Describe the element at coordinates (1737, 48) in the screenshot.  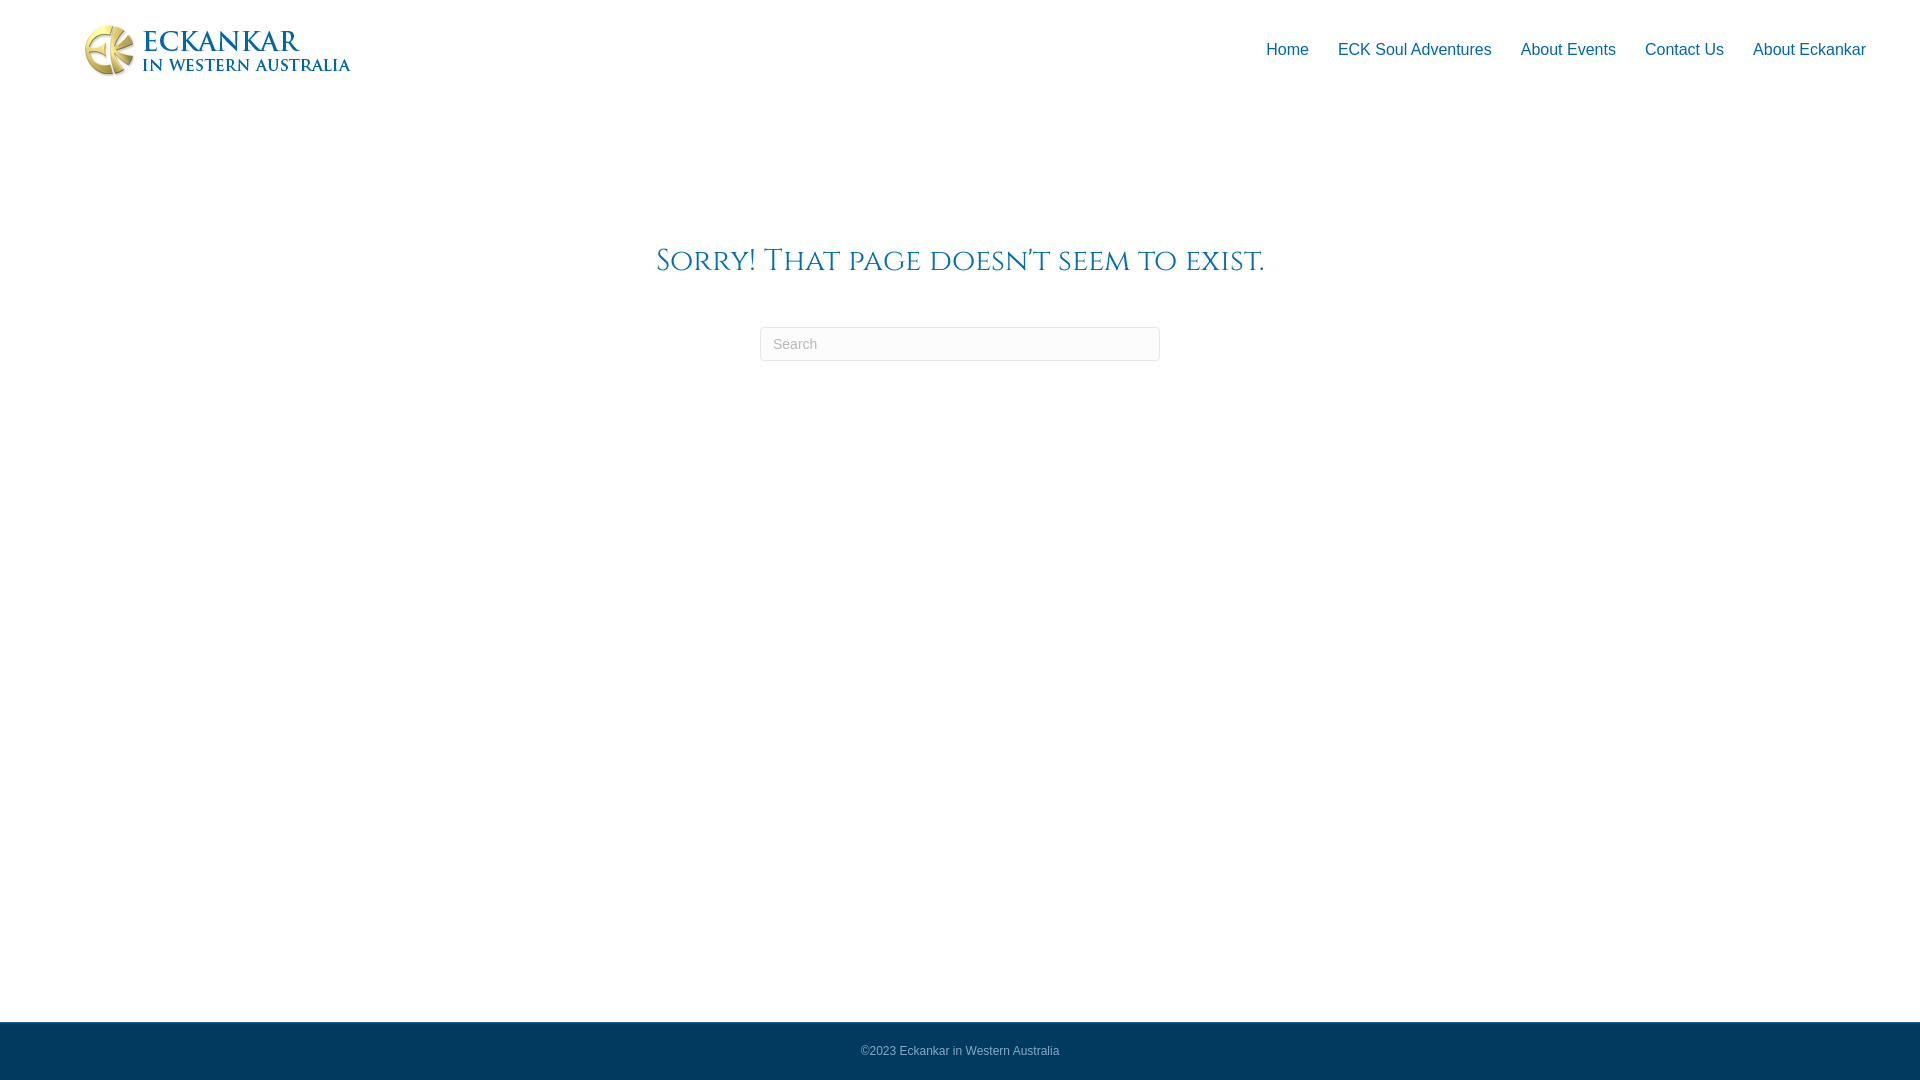
I see `'About Eckankar'` at that location.